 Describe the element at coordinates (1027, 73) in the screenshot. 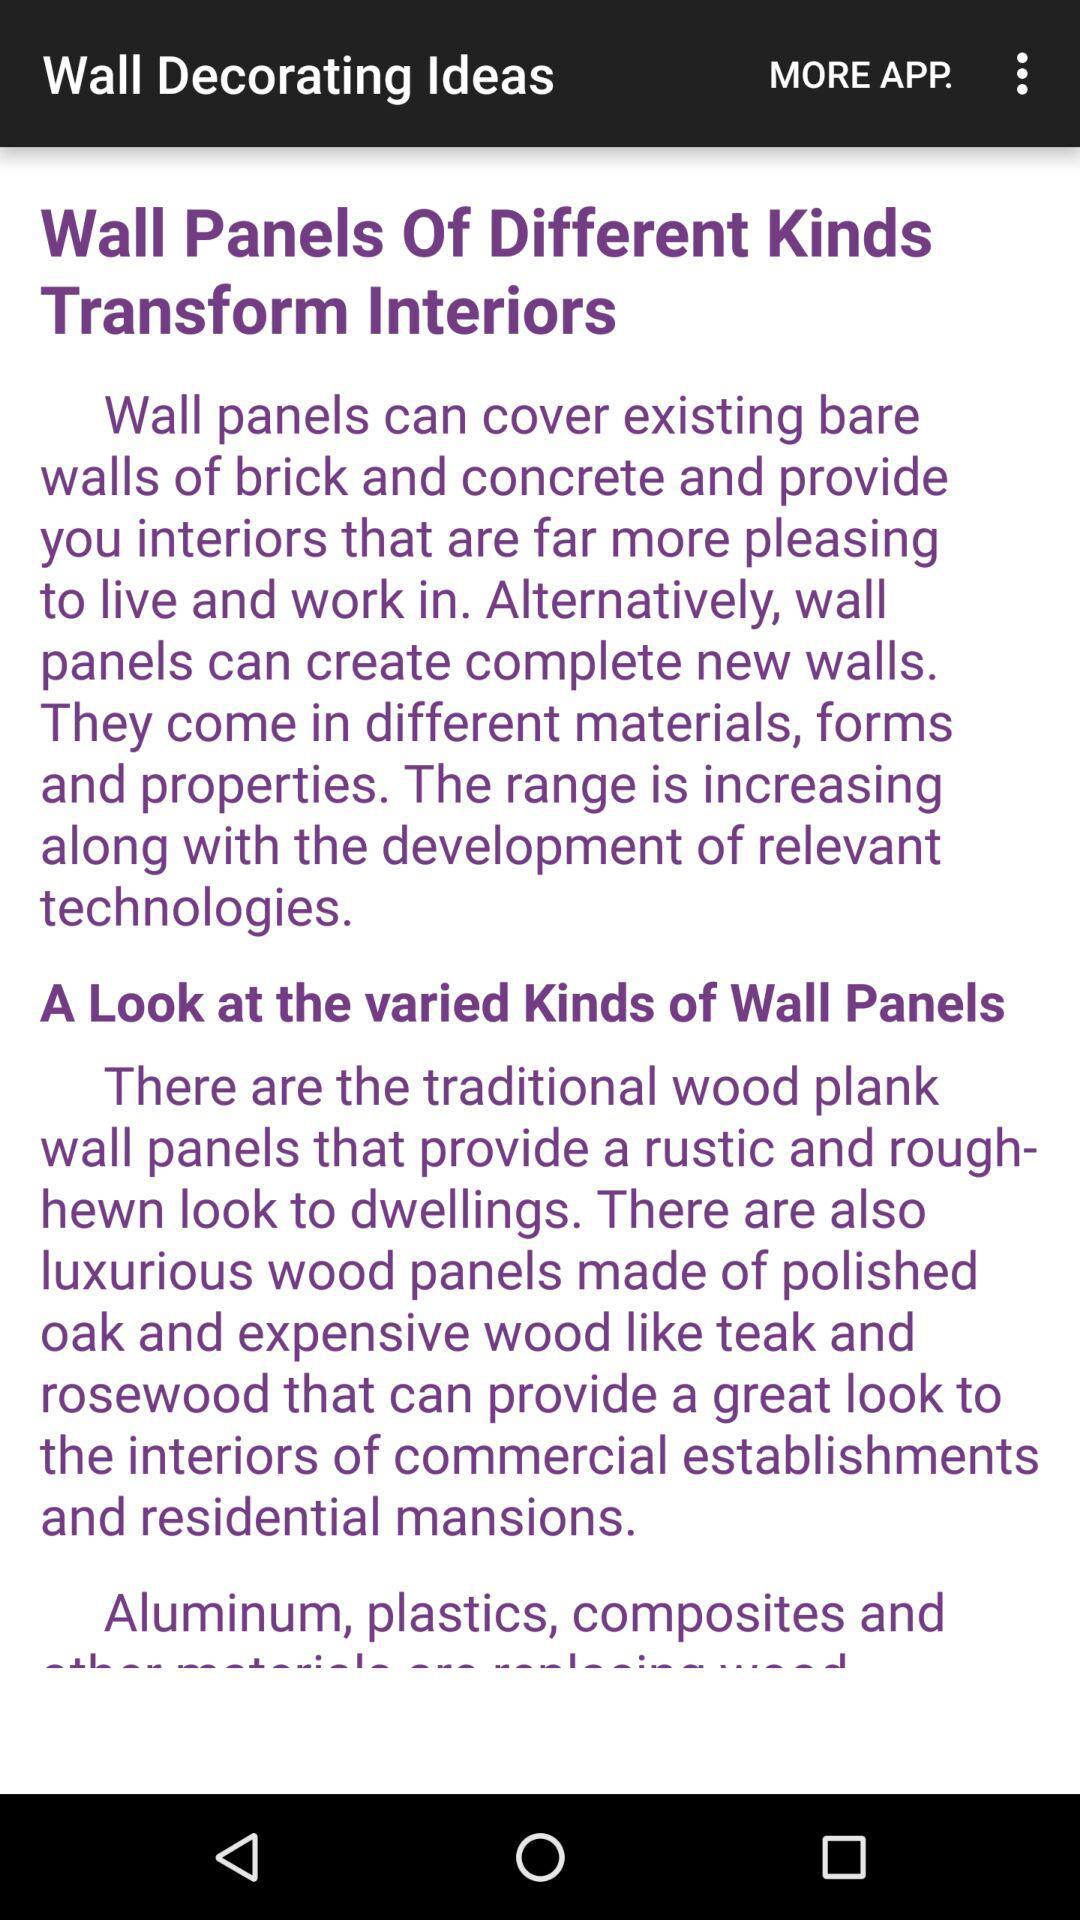

I see `the app above the wall panels of app` at that location.